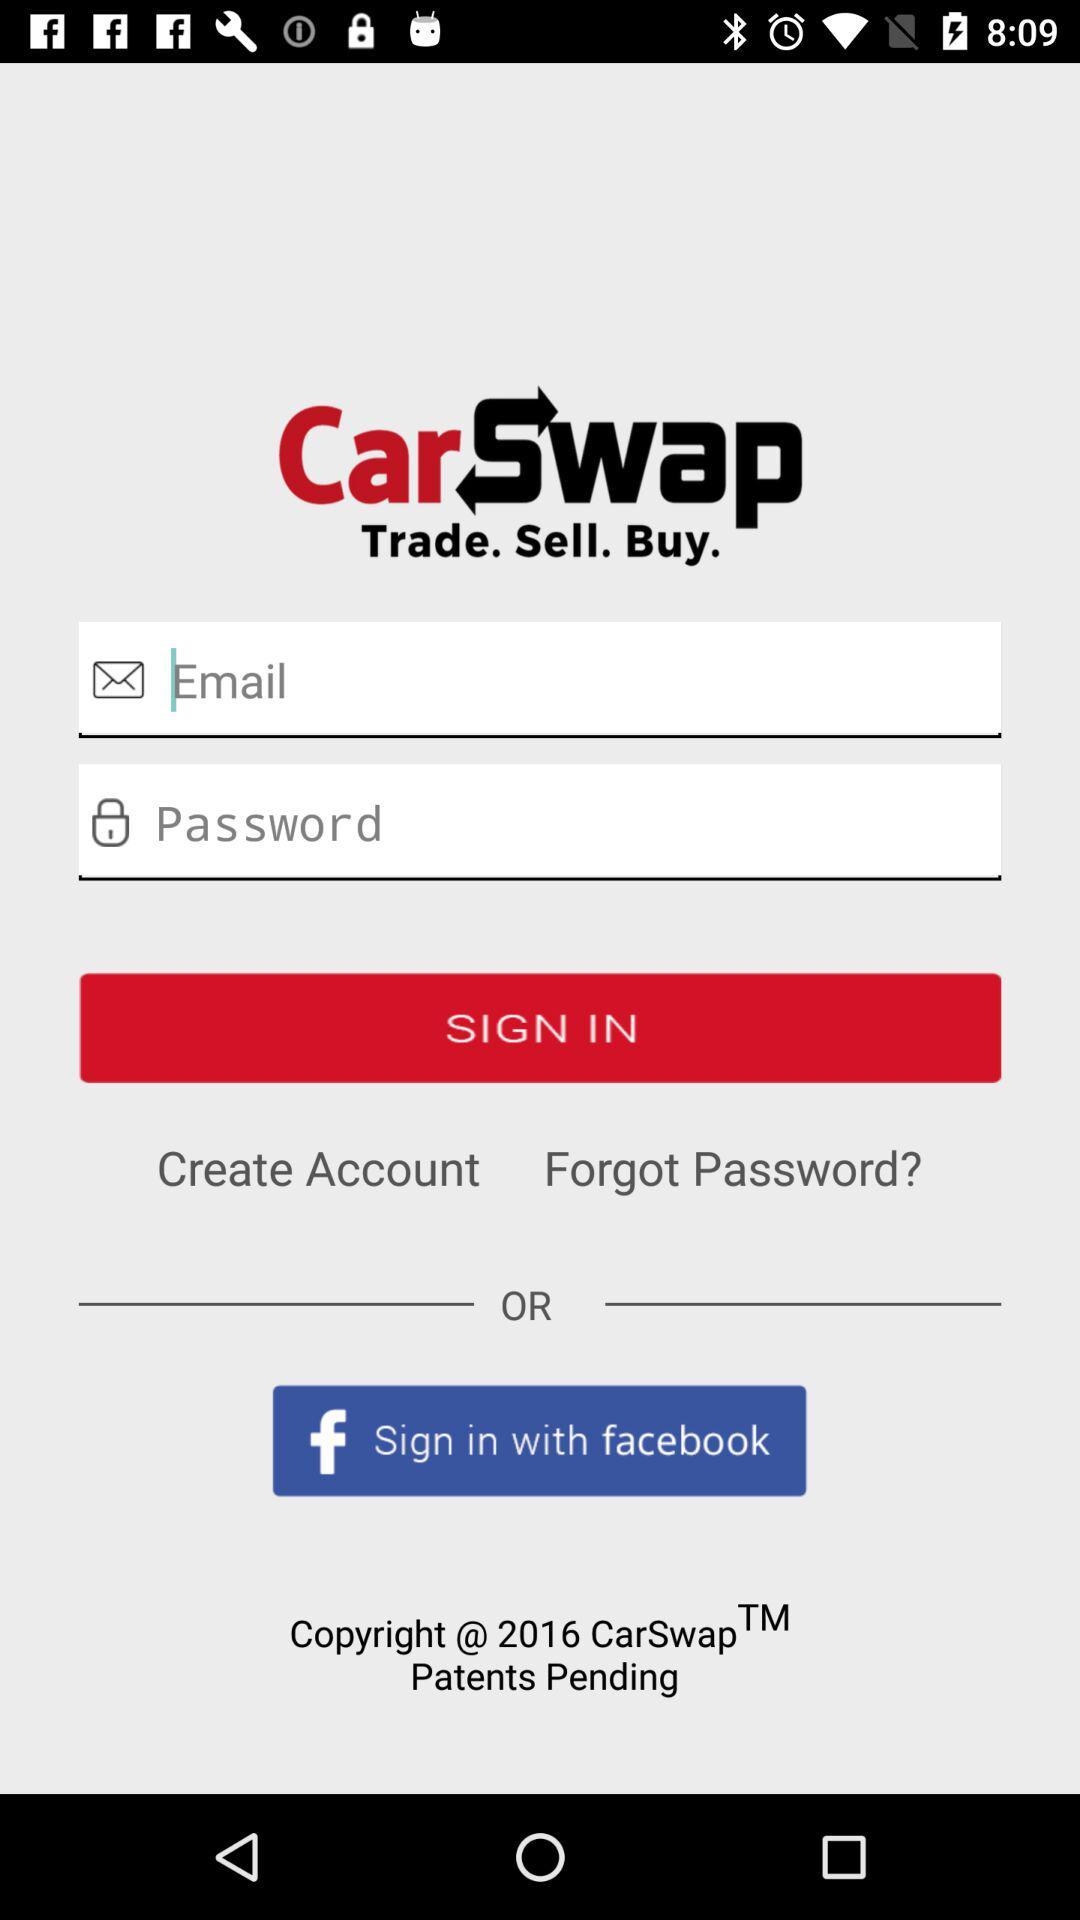 The width and height of the screenshot is (1080, 1920). Describe the element at coordinates (540, 1440) in the screenshot. I see `sign in facebook for login` at that location.